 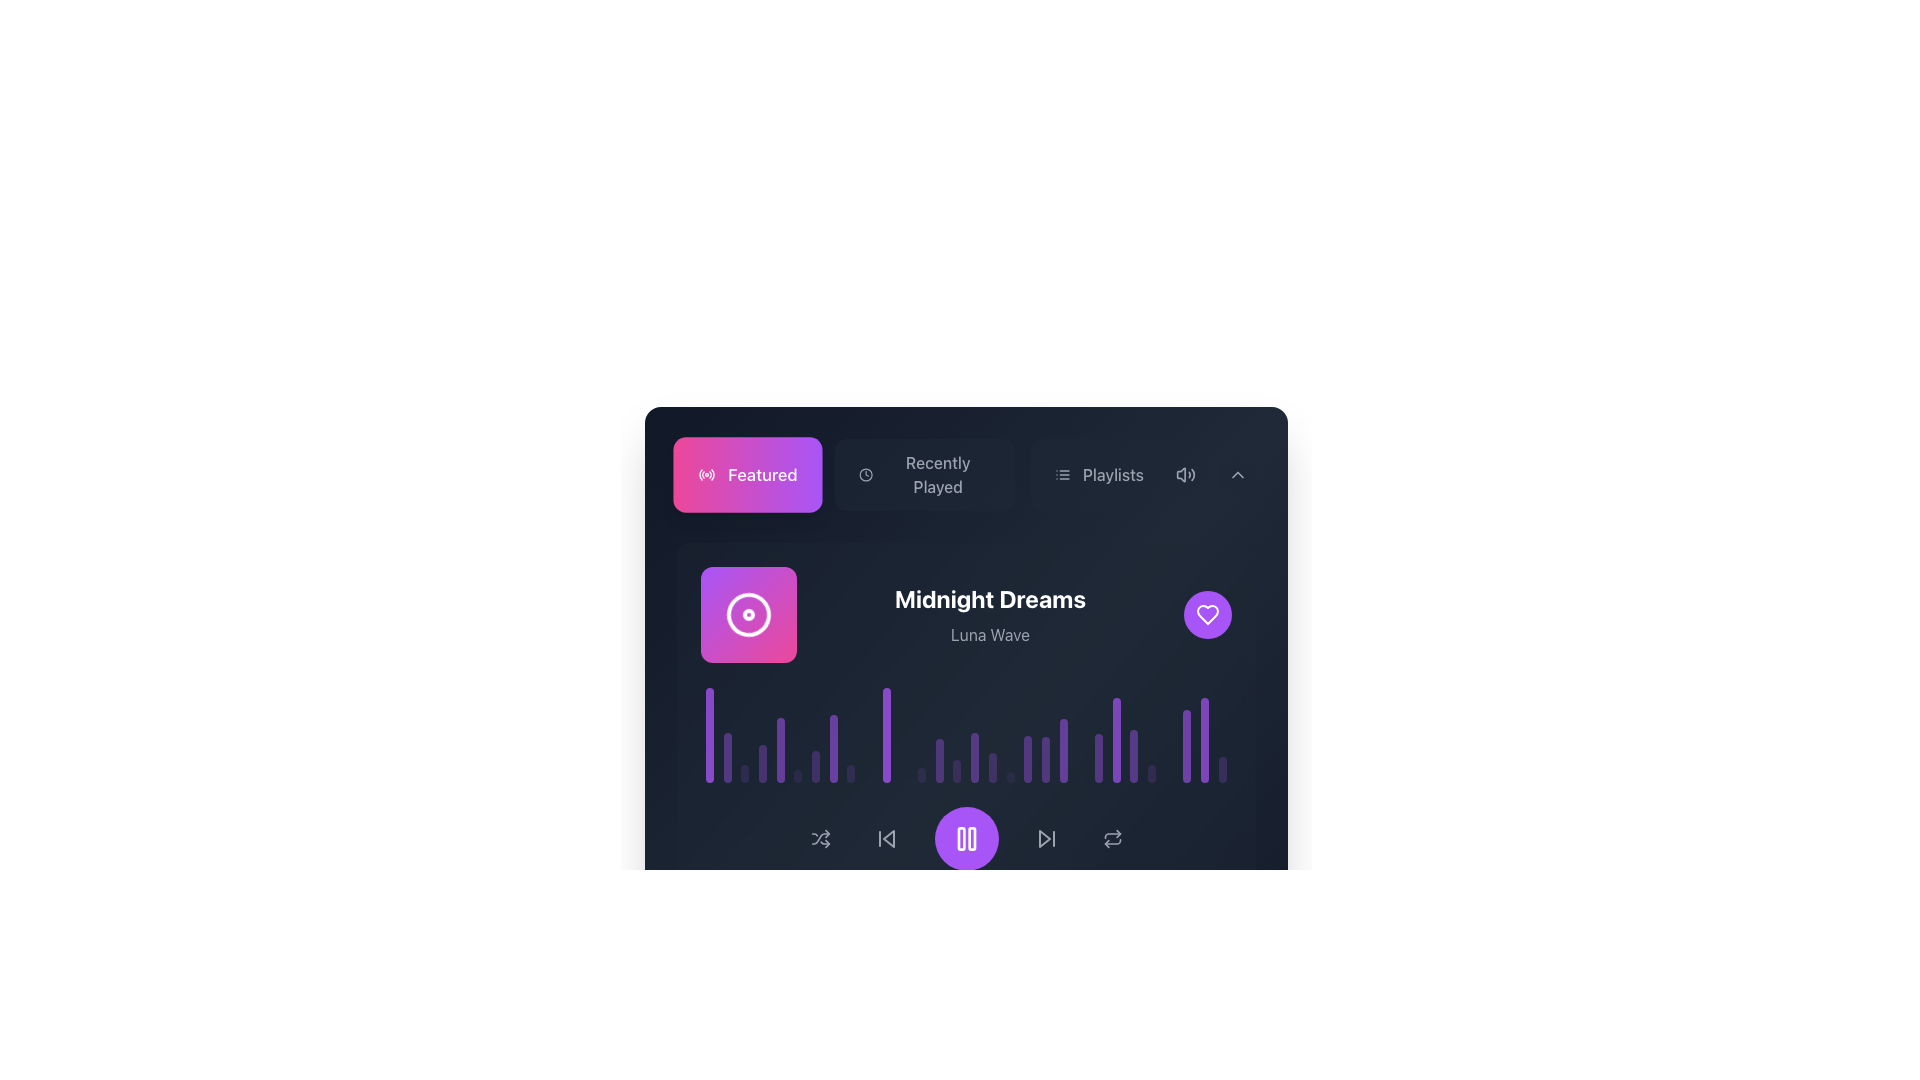 I want to click on the 'skip back' button represented as an SVG graphic, located centrally at the bottom of the interface within the lower control panel, so click(x=887, y=839).